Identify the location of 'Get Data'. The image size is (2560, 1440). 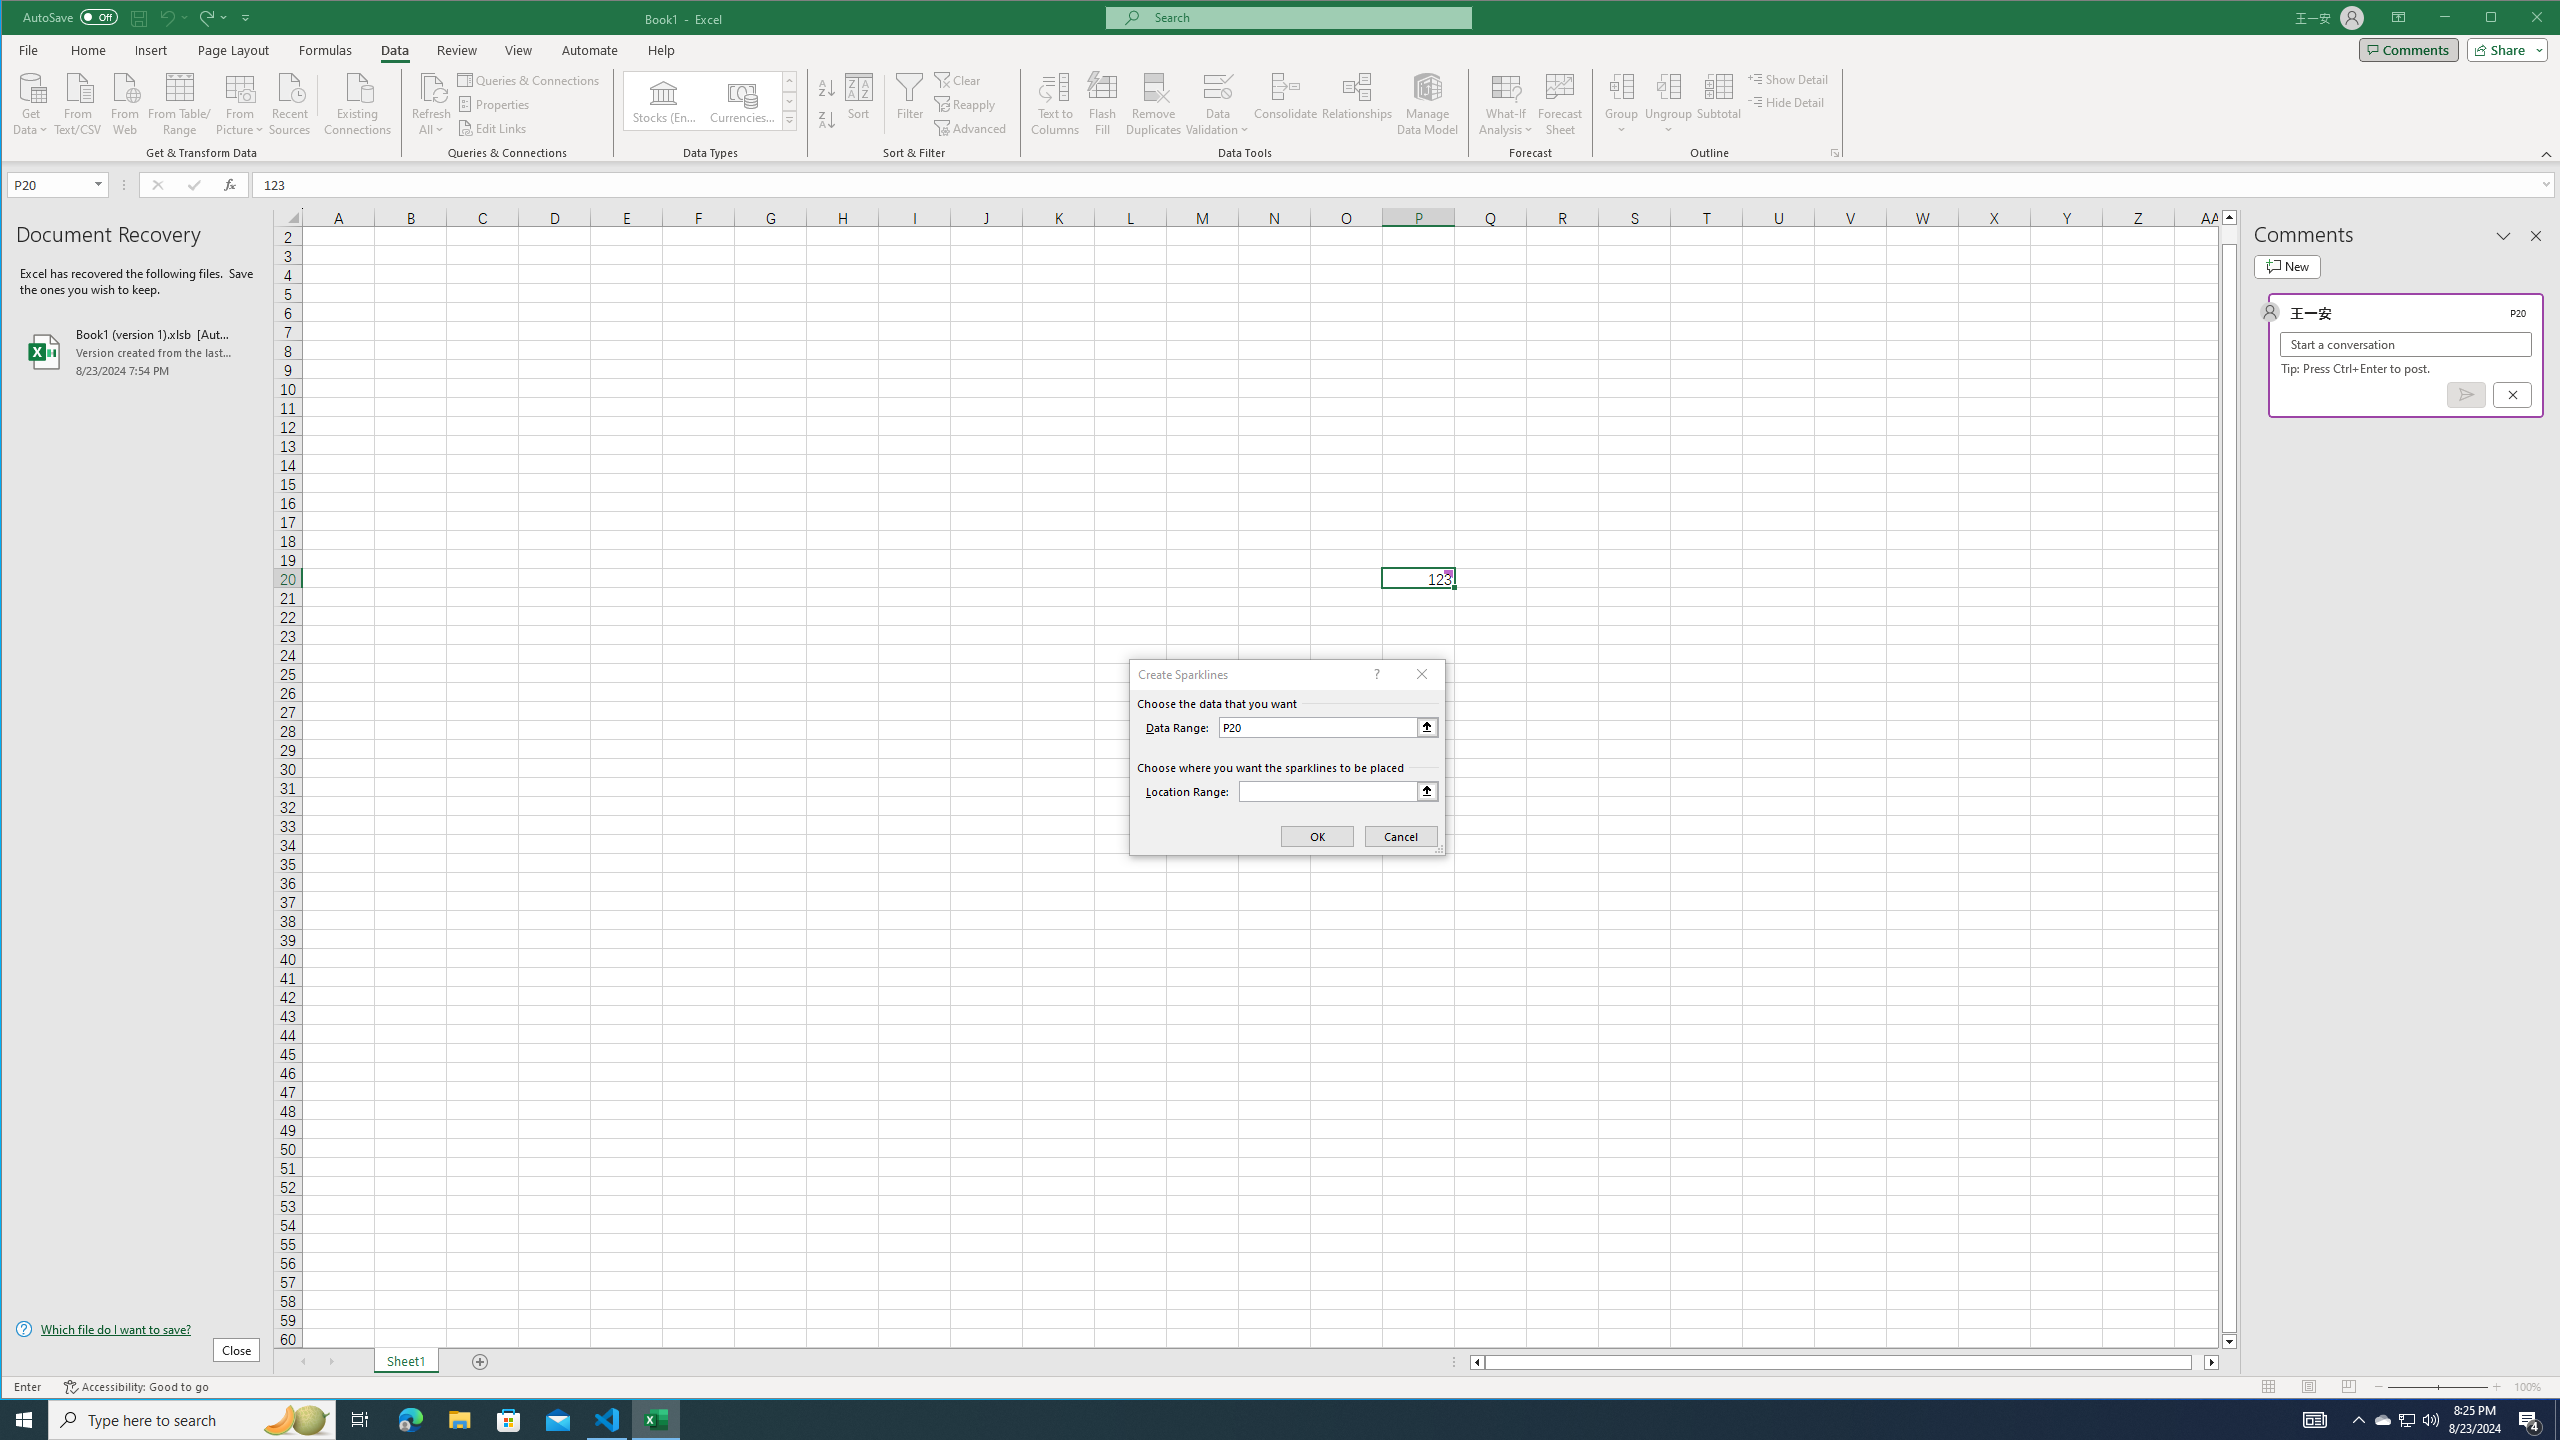
(29, 102).